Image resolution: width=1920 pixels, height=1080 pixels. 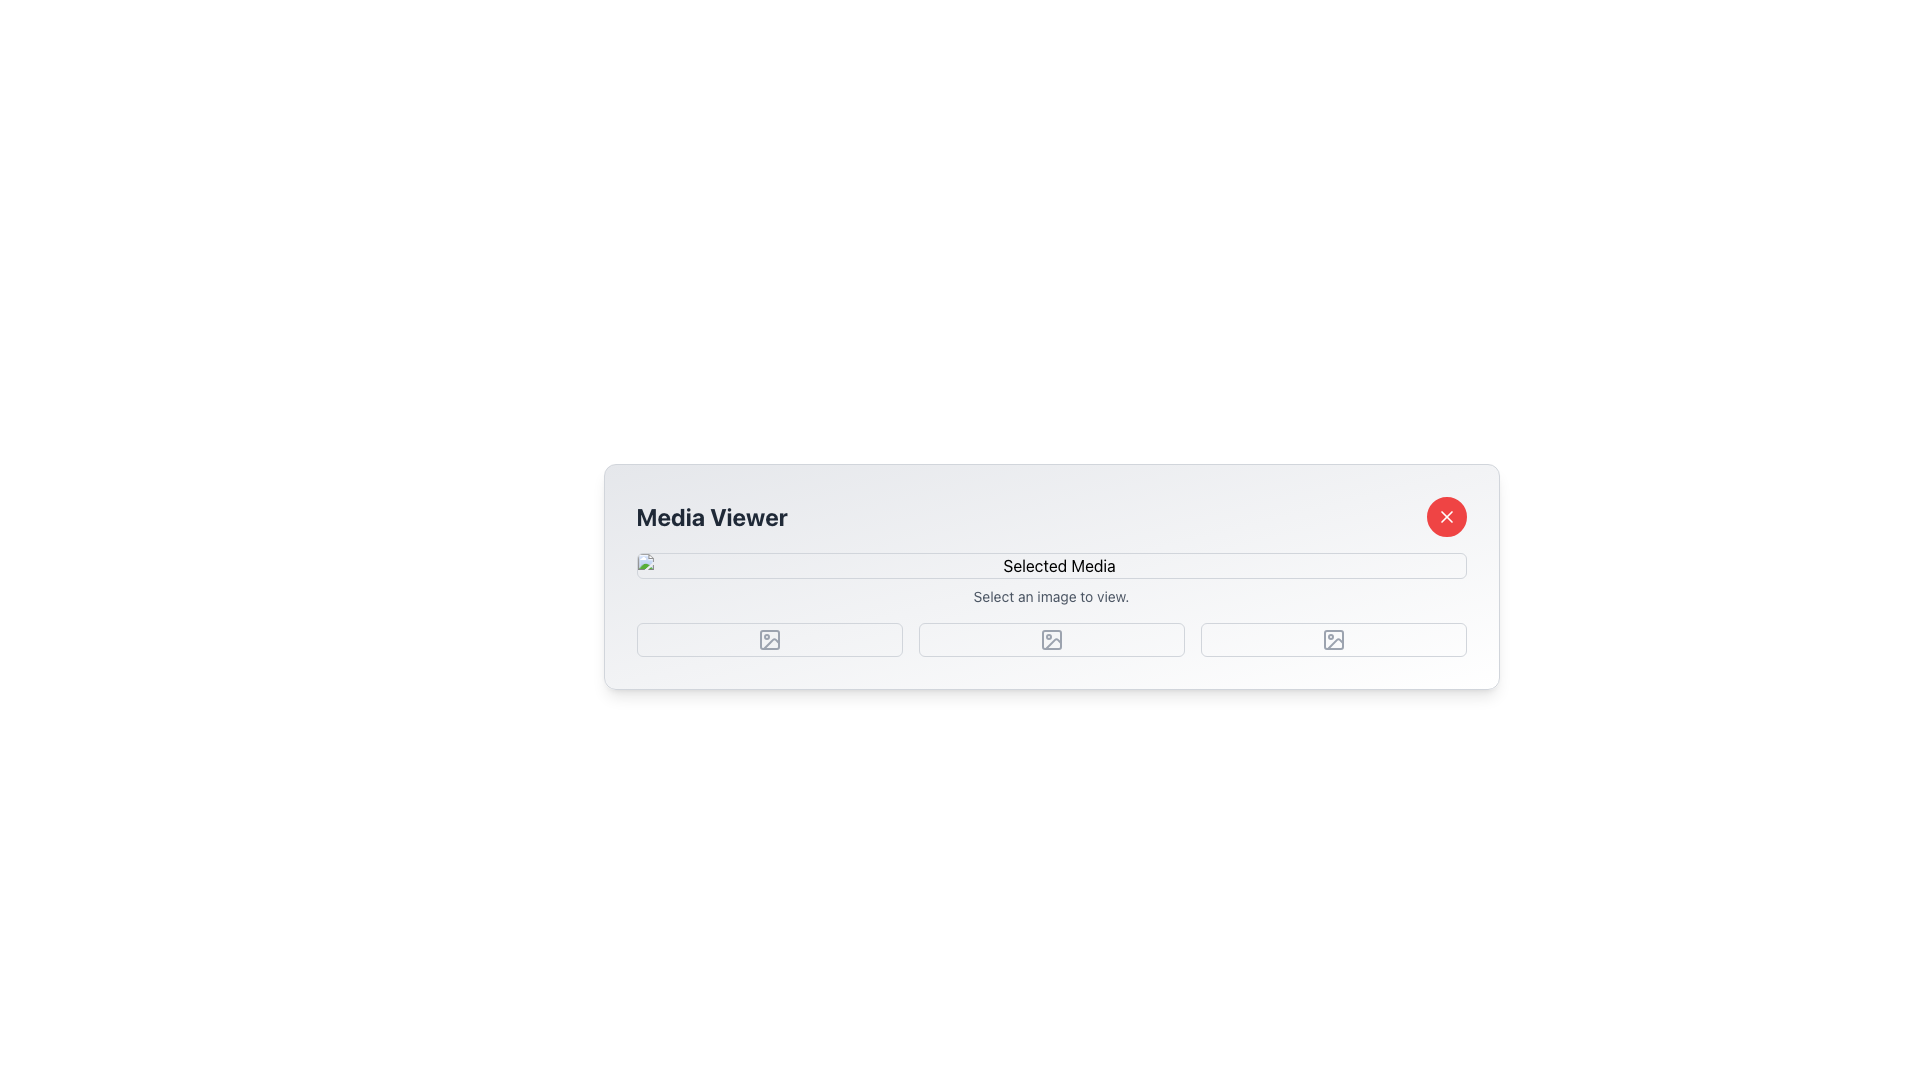 What do you see at coordinates (1050, 640) in the screenshot?
I see `the image selection icon located in the middle of five evenly spaced image-related icons in the 'Selected Media' section` at bounding box center [1050, 640].